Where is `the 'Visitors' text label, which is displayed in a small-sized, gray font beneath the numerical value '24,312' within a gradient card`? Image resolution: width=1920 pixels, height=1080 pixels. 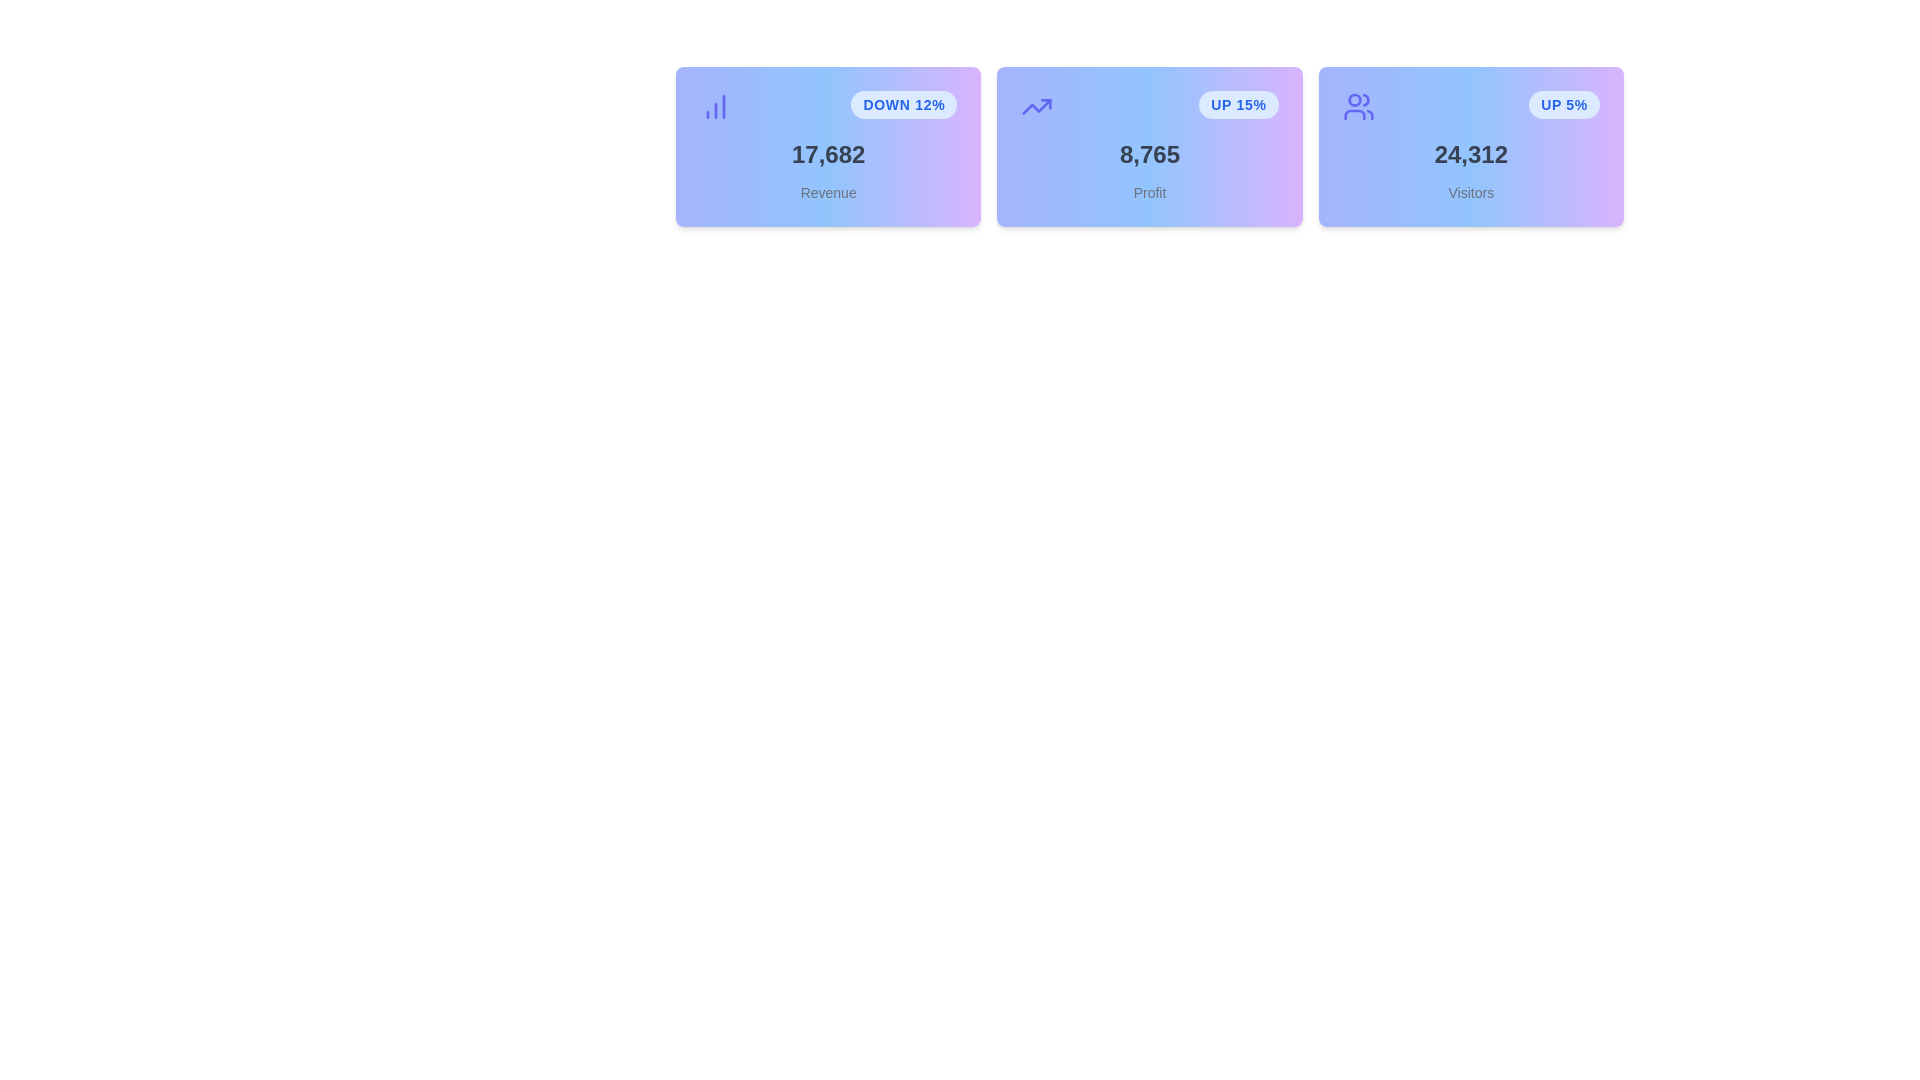
the 'Visitors' text label, which is displayed in a small-sized, gray font beneath the numerical value '24,312' within a gradient card is located at coordinates (1471, 192).